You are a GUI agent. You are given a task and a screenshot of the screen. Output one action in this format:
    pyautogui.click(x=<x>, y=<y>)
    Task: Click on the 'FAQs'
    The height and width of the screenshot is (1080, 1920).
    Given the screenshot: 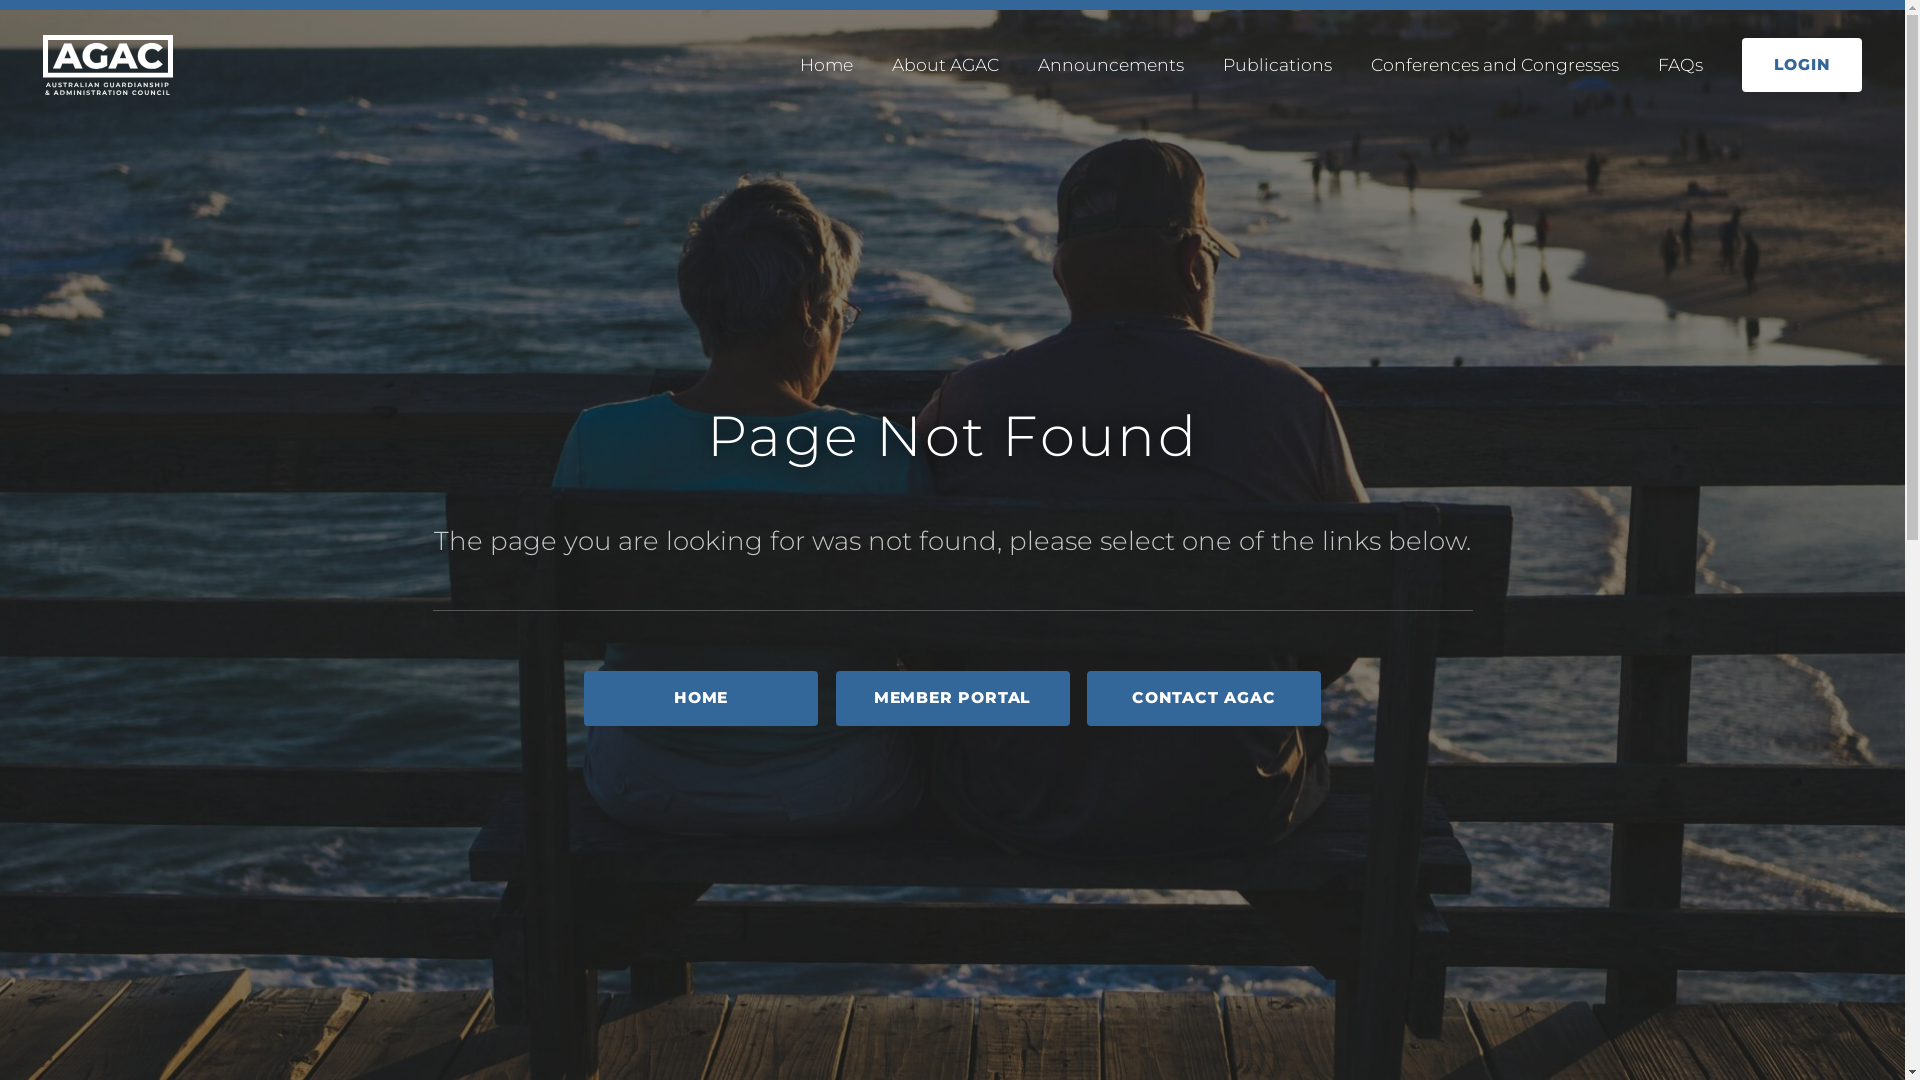 What is the action you would take?
    pyautogui.click(x=1680, y=63)
    